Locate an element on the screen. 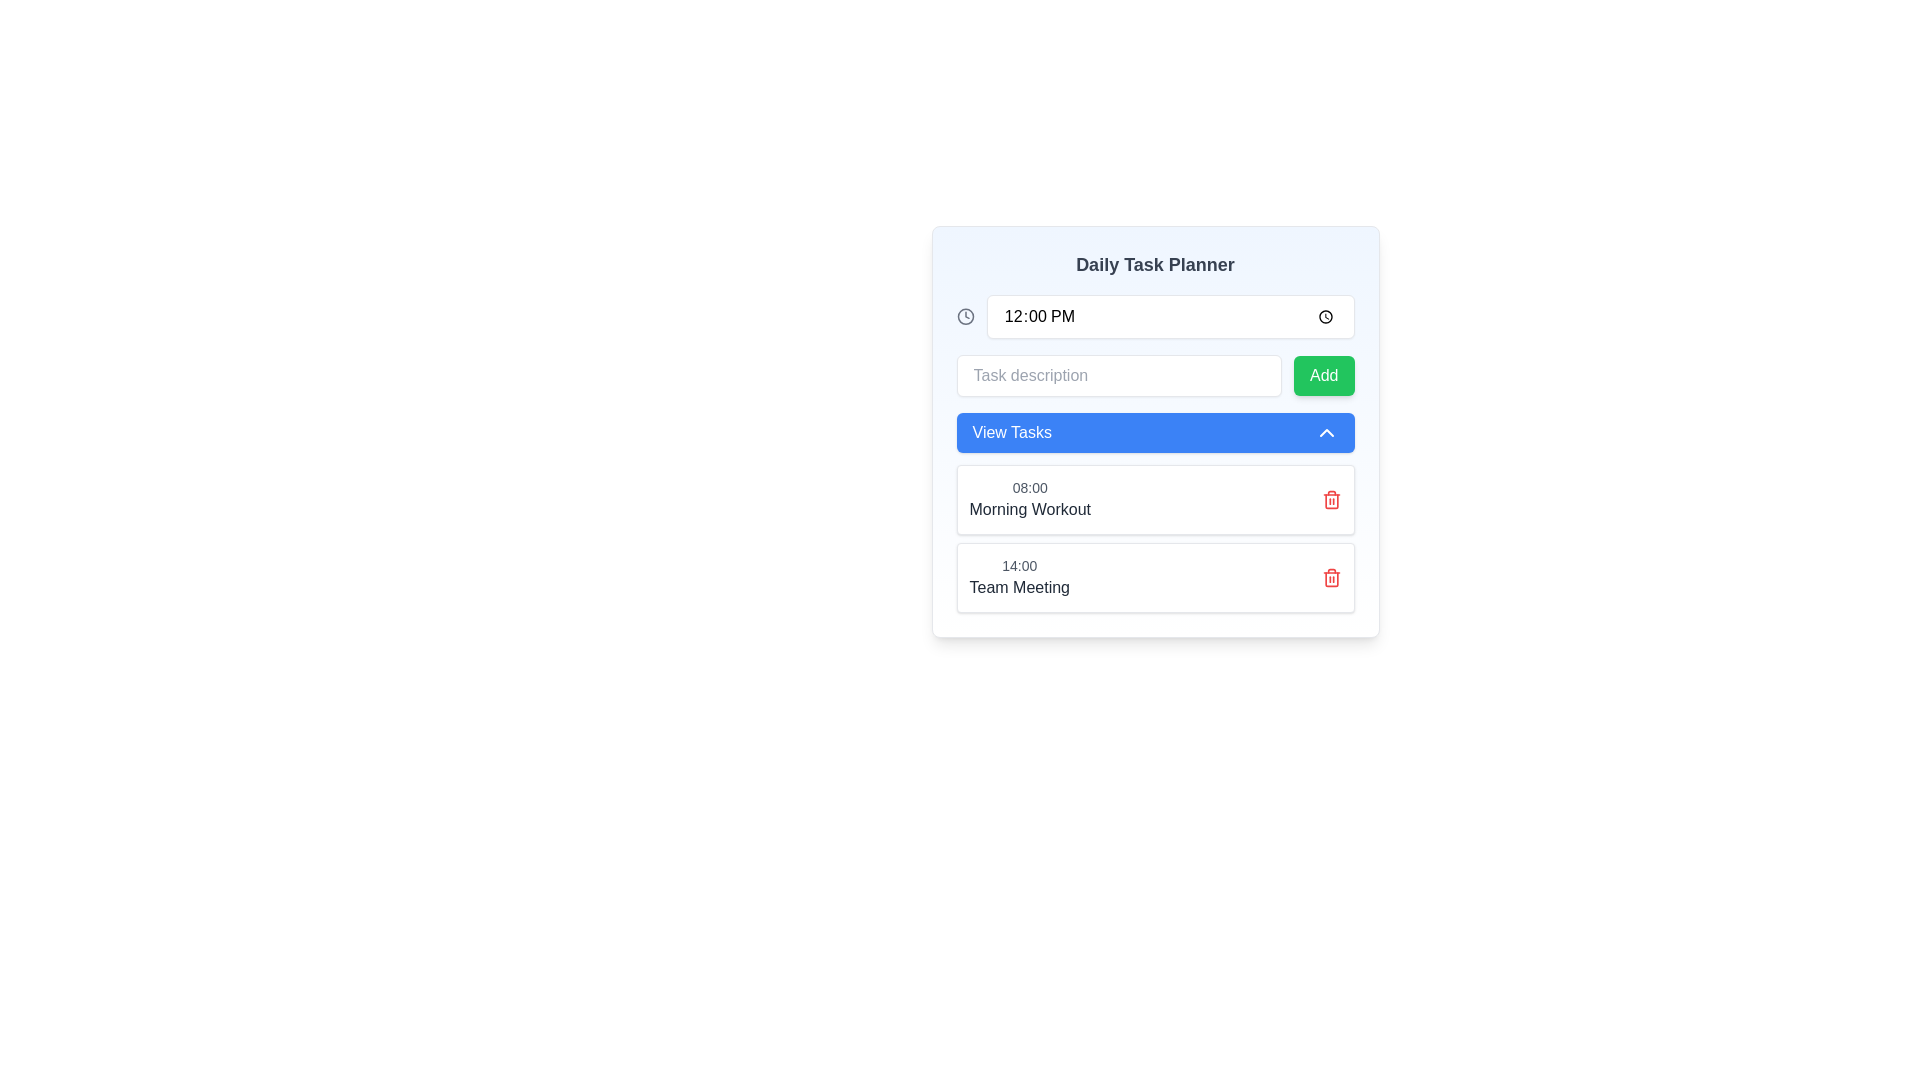 This screenshot has height=1080, width=1920. and drop the first task entry in the Daily Task Planner section, located under the blue header 'View Tasks' is located at coordinates (1155, 512).